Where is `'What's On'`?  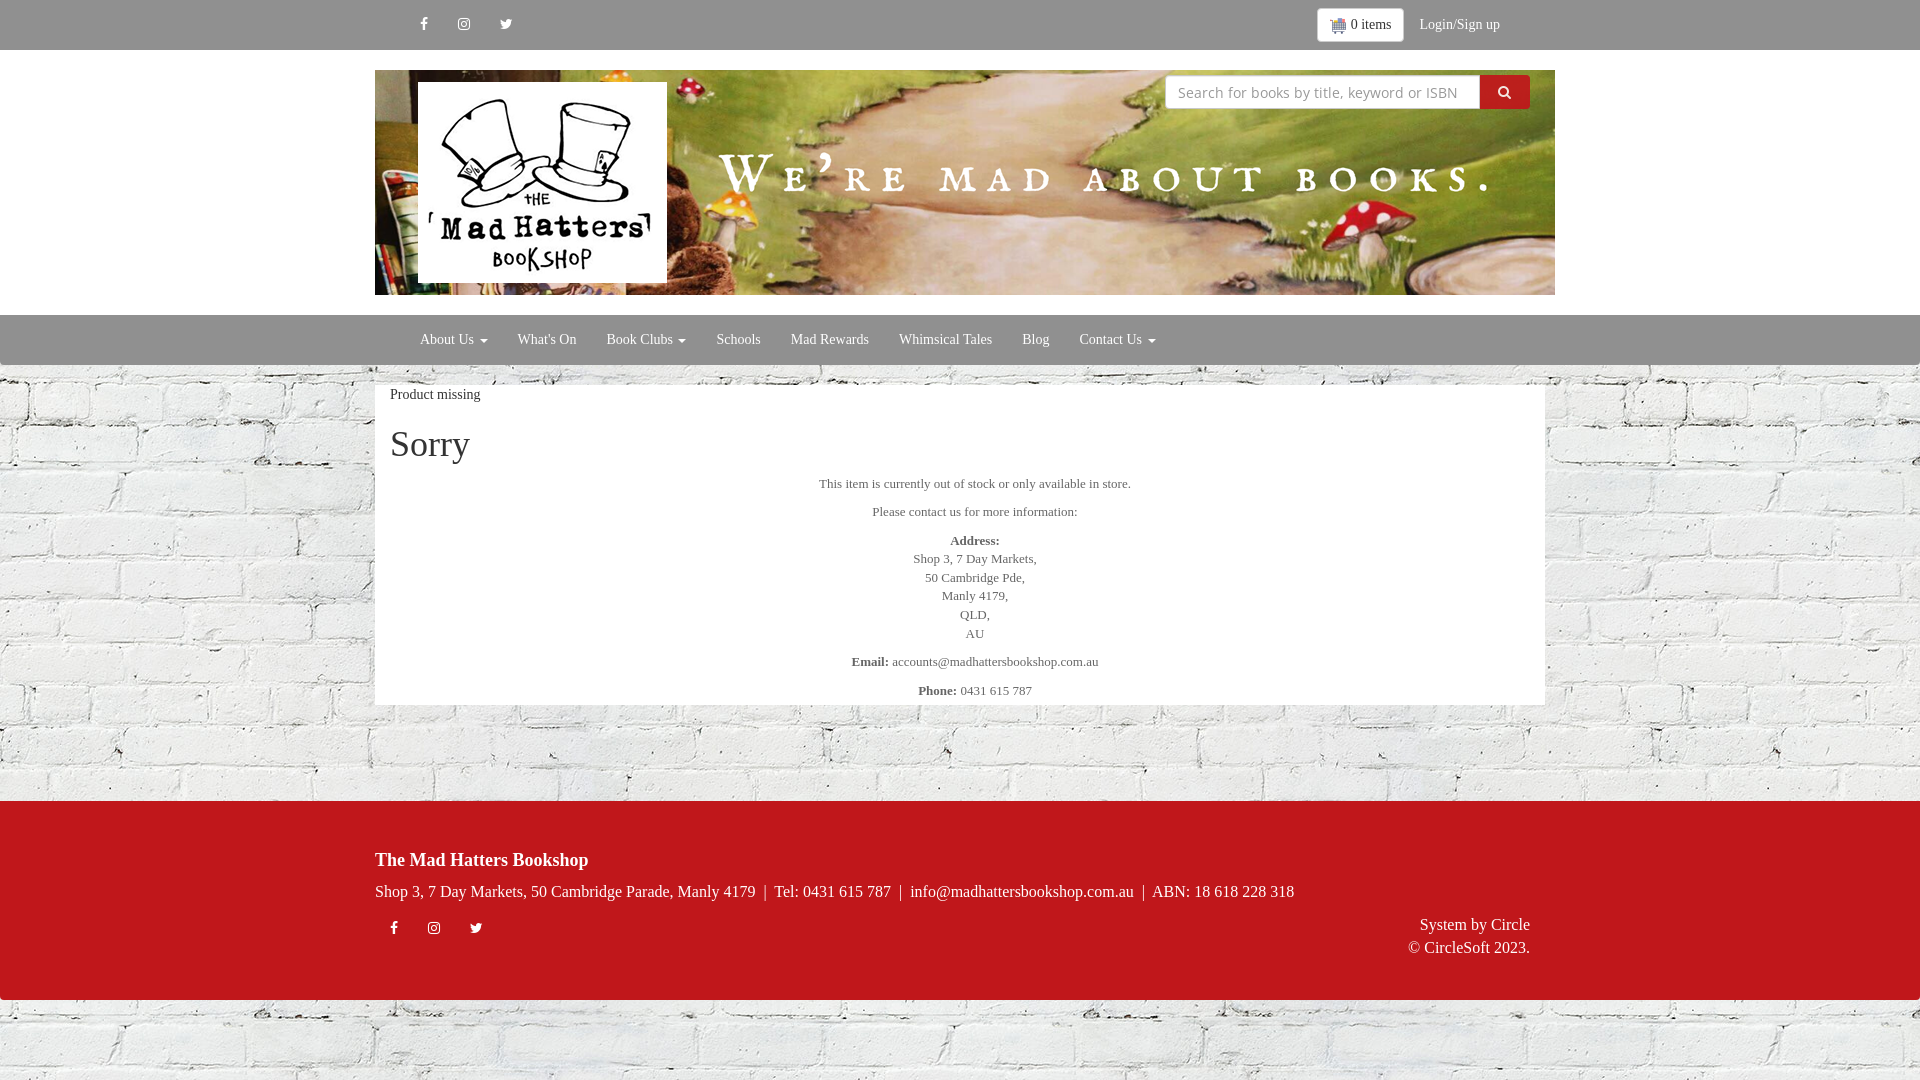 'What's On' is located at coordinates (547, 338).